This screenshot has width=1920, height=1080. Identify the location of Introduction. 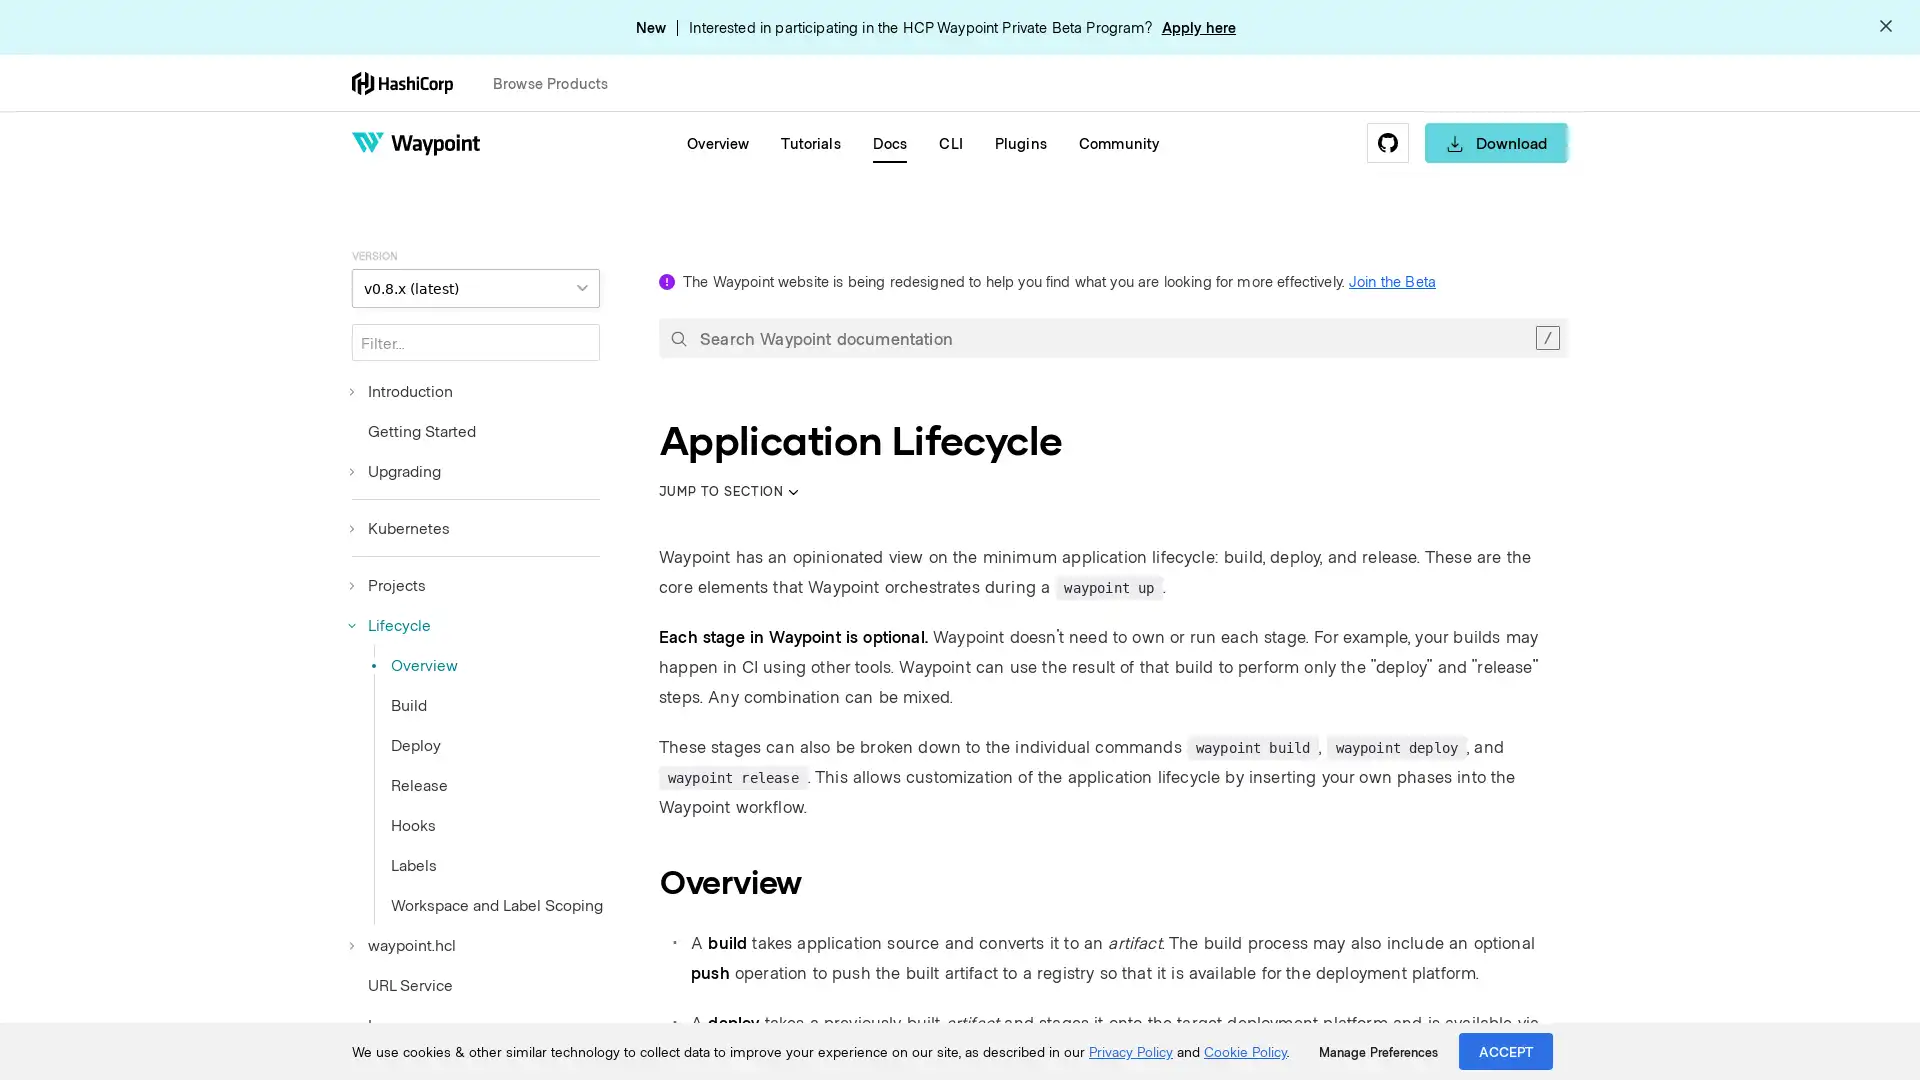
(401, 390).